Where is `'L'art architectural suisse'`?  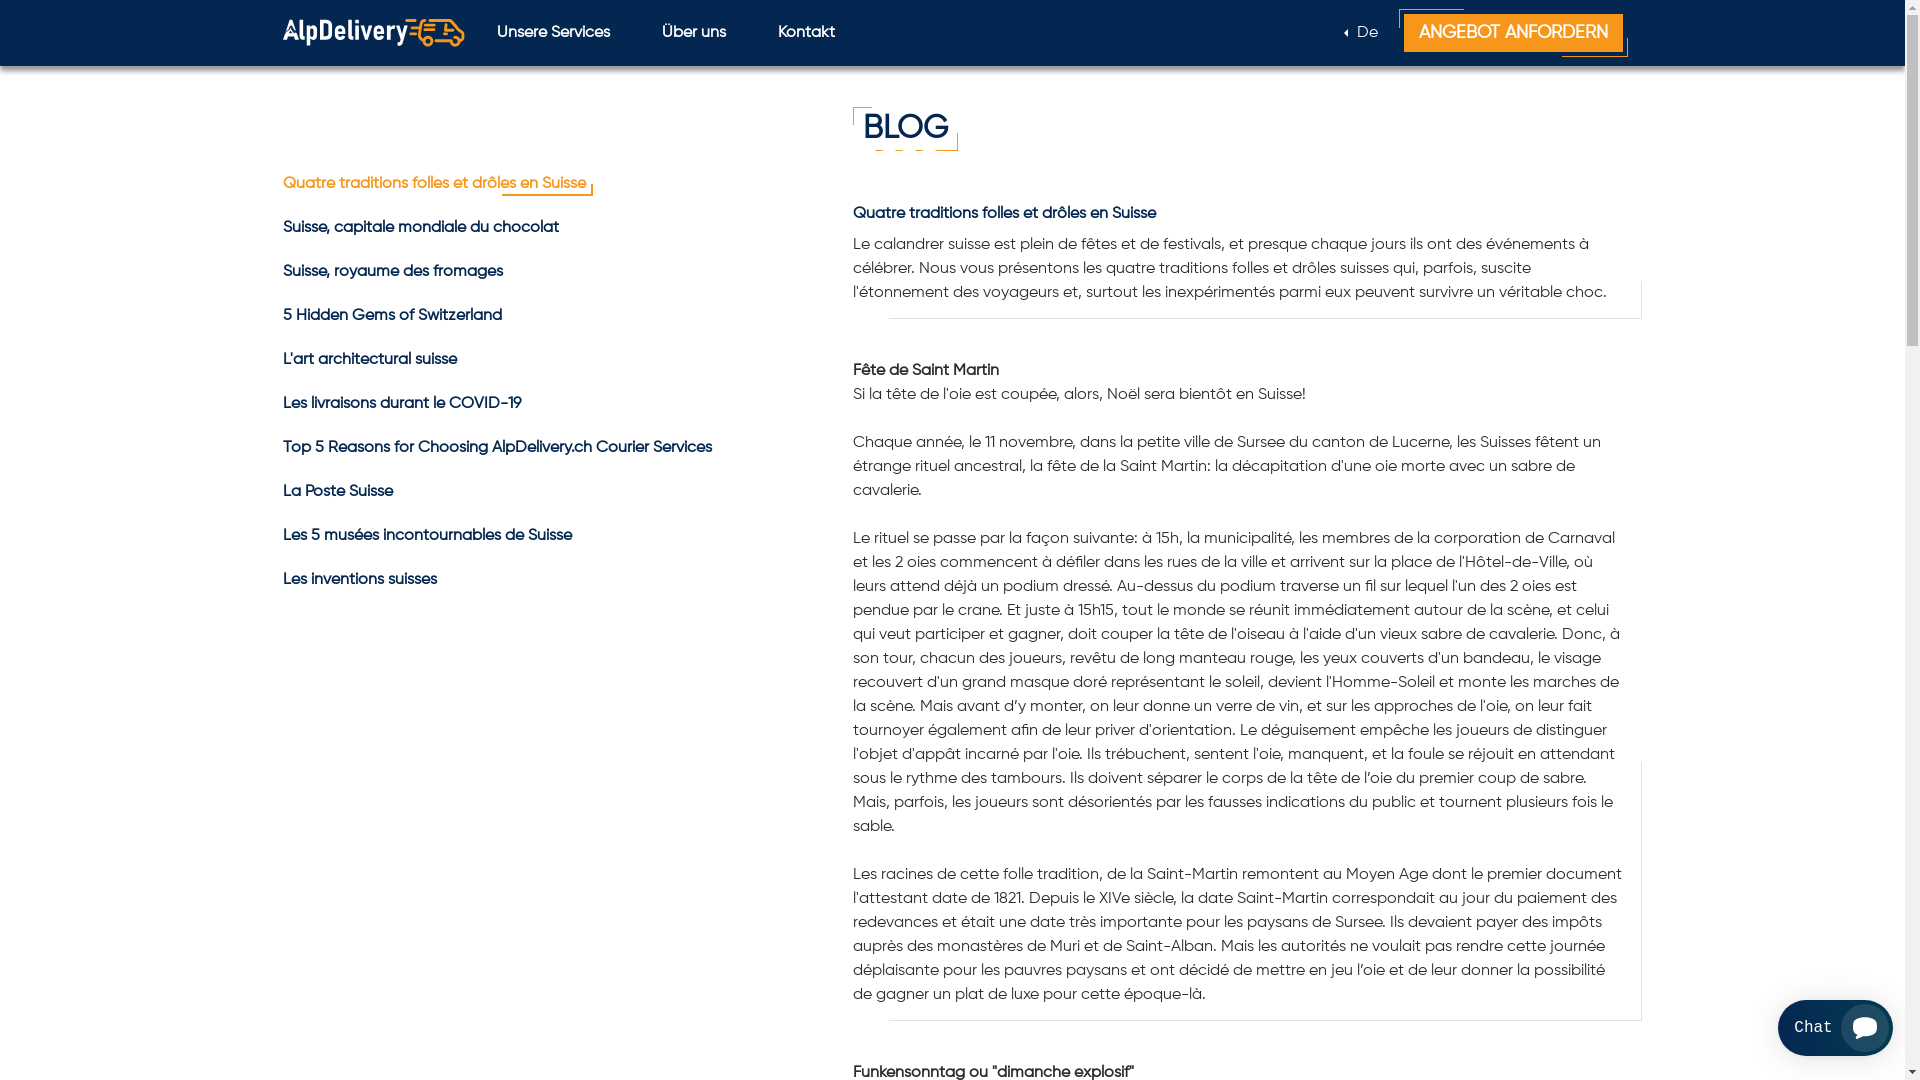 'L'art architectural suisse' is located at coordinates (369, 358).